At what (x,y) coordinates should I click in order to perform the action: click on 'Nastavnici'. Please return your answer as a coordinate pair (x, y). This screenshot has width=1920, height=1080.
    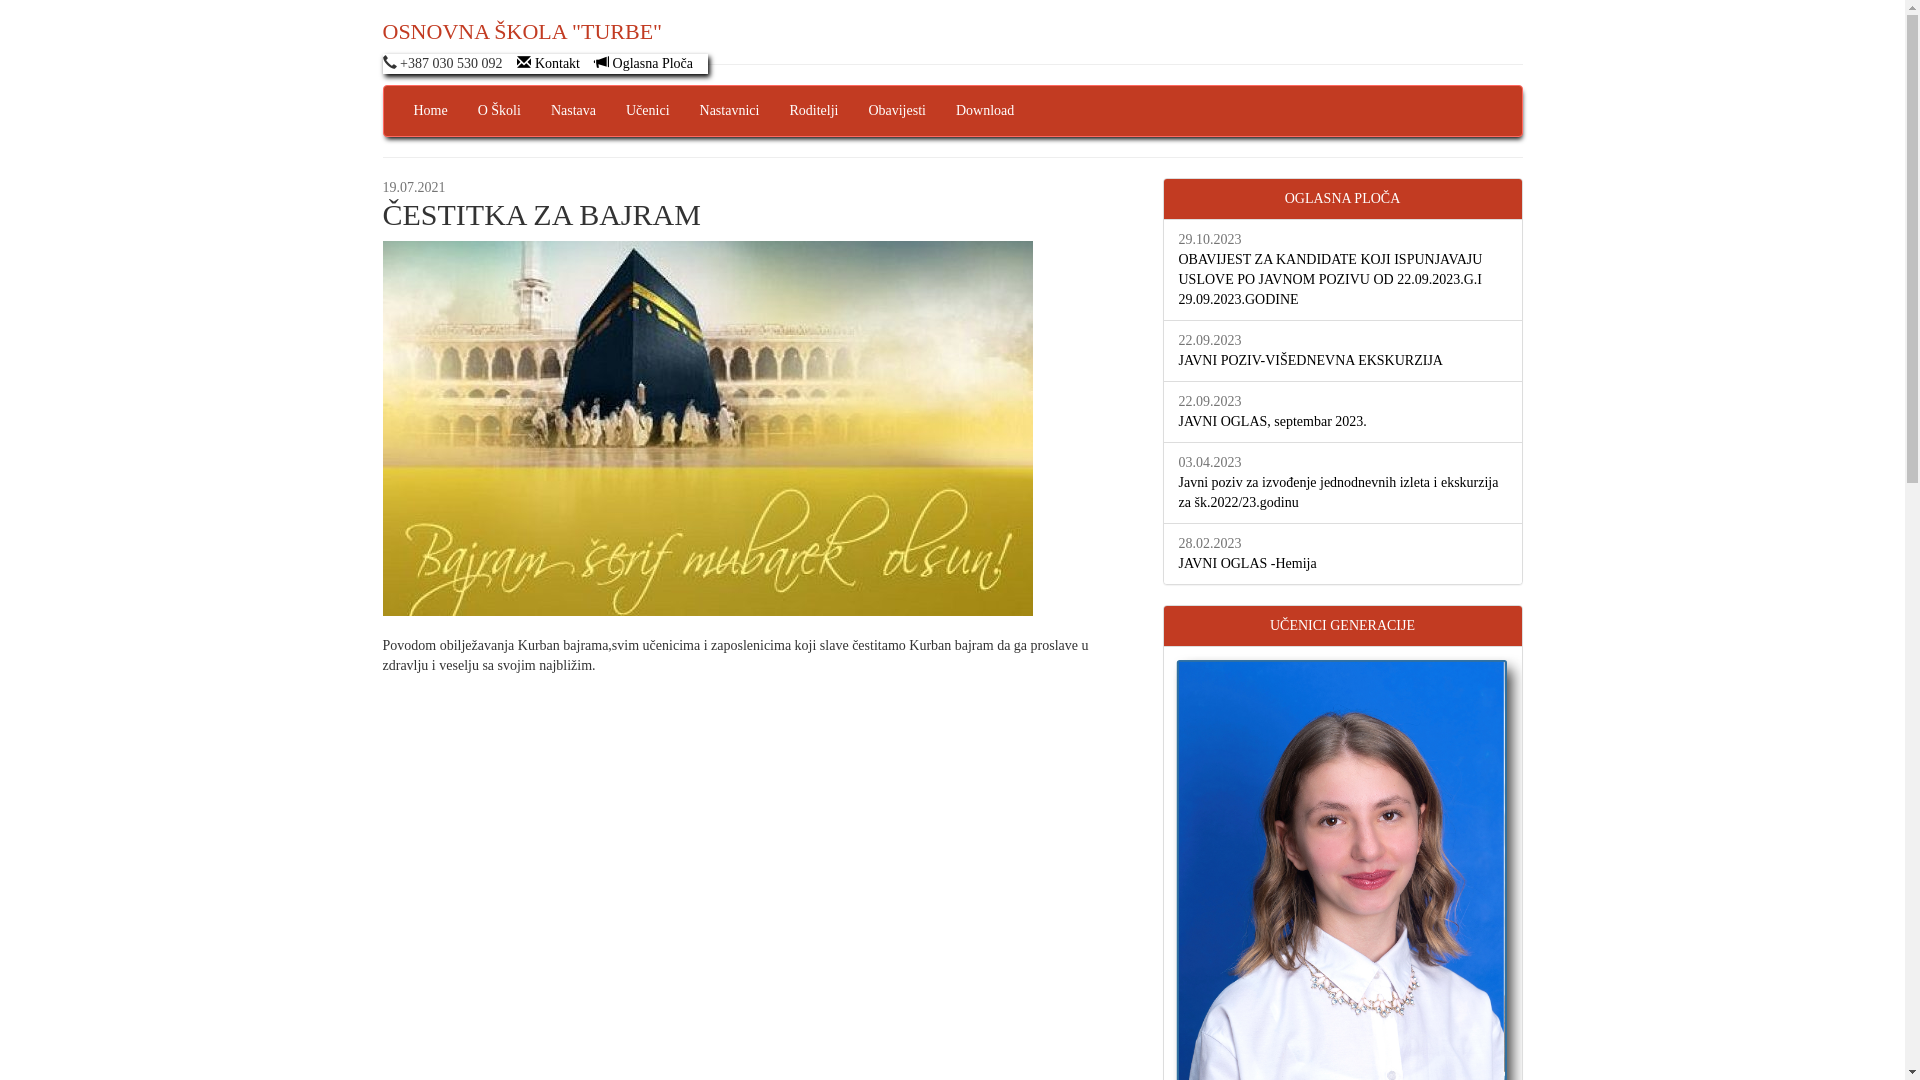
    Looking at the image, I should click on (728, 111).